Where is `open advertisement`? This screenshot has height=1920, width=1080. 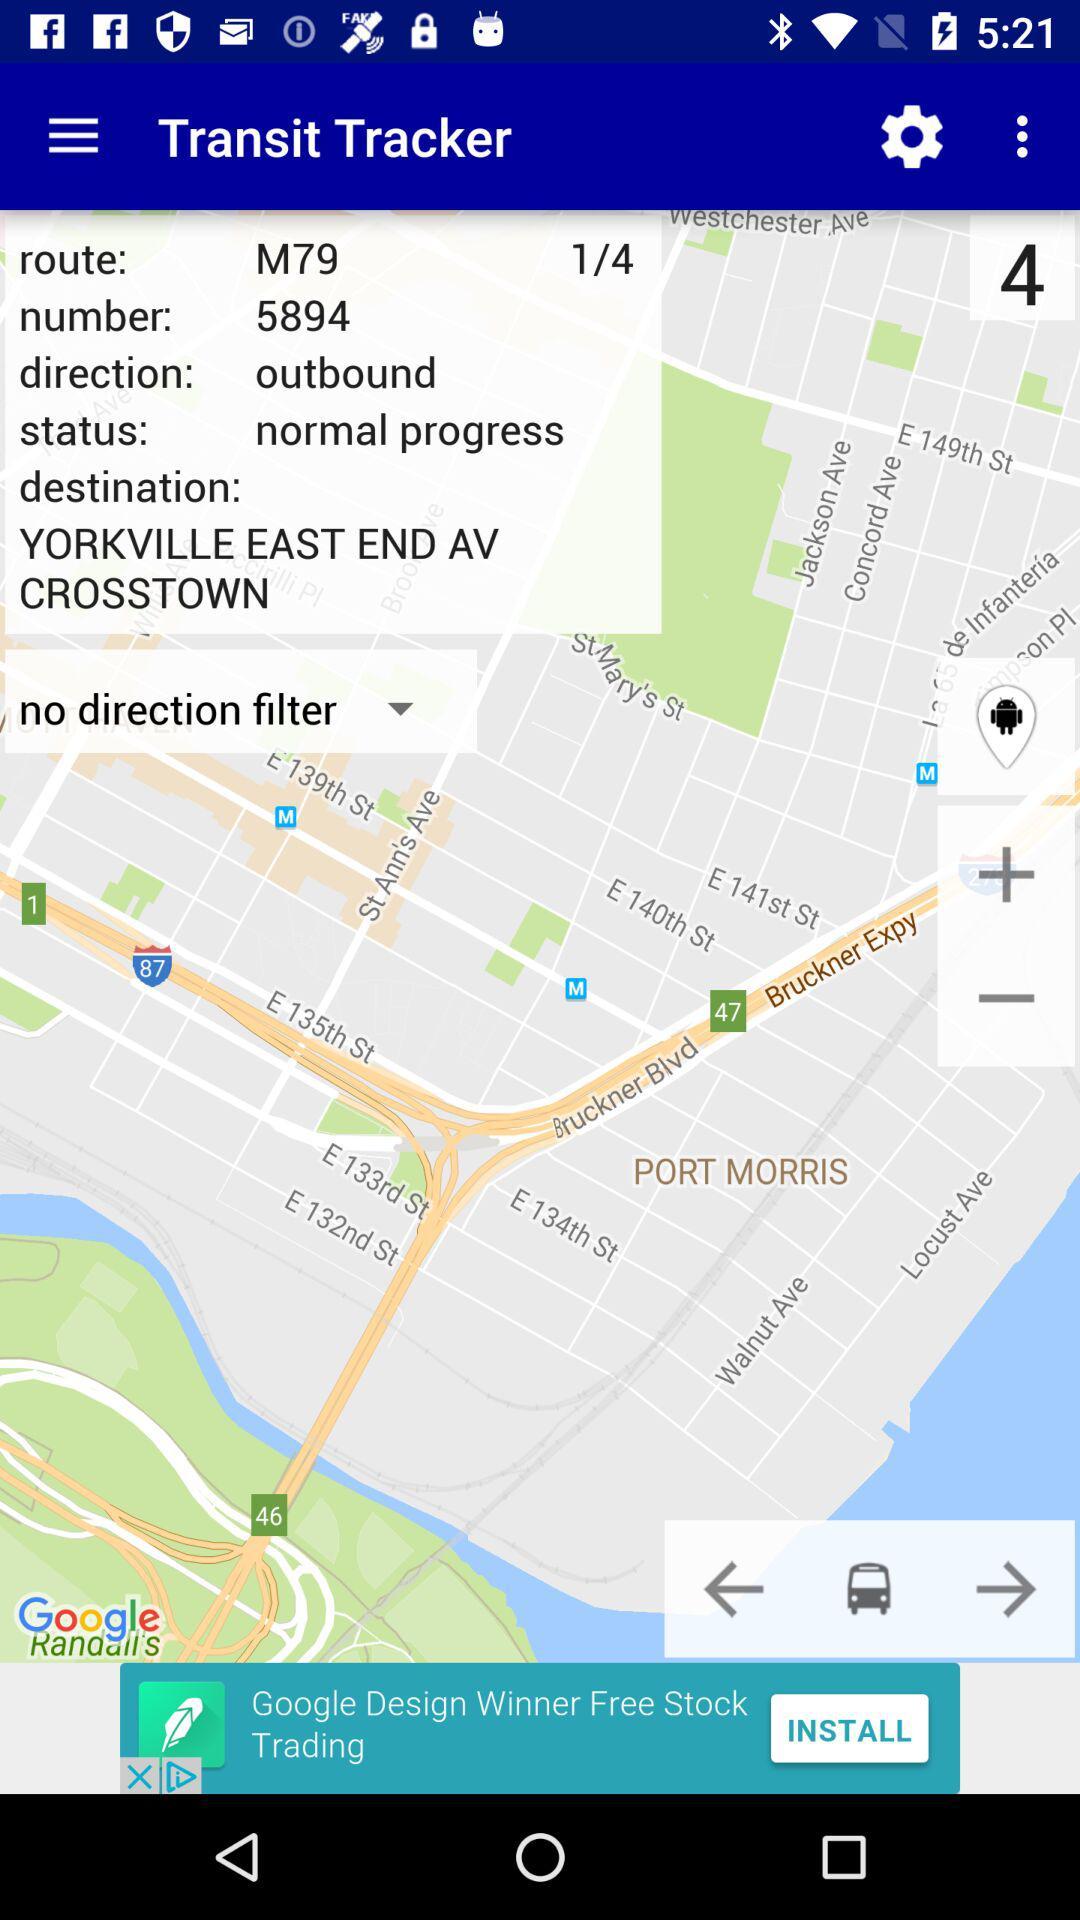 open advertisement is located at coordinates (540, 1727).